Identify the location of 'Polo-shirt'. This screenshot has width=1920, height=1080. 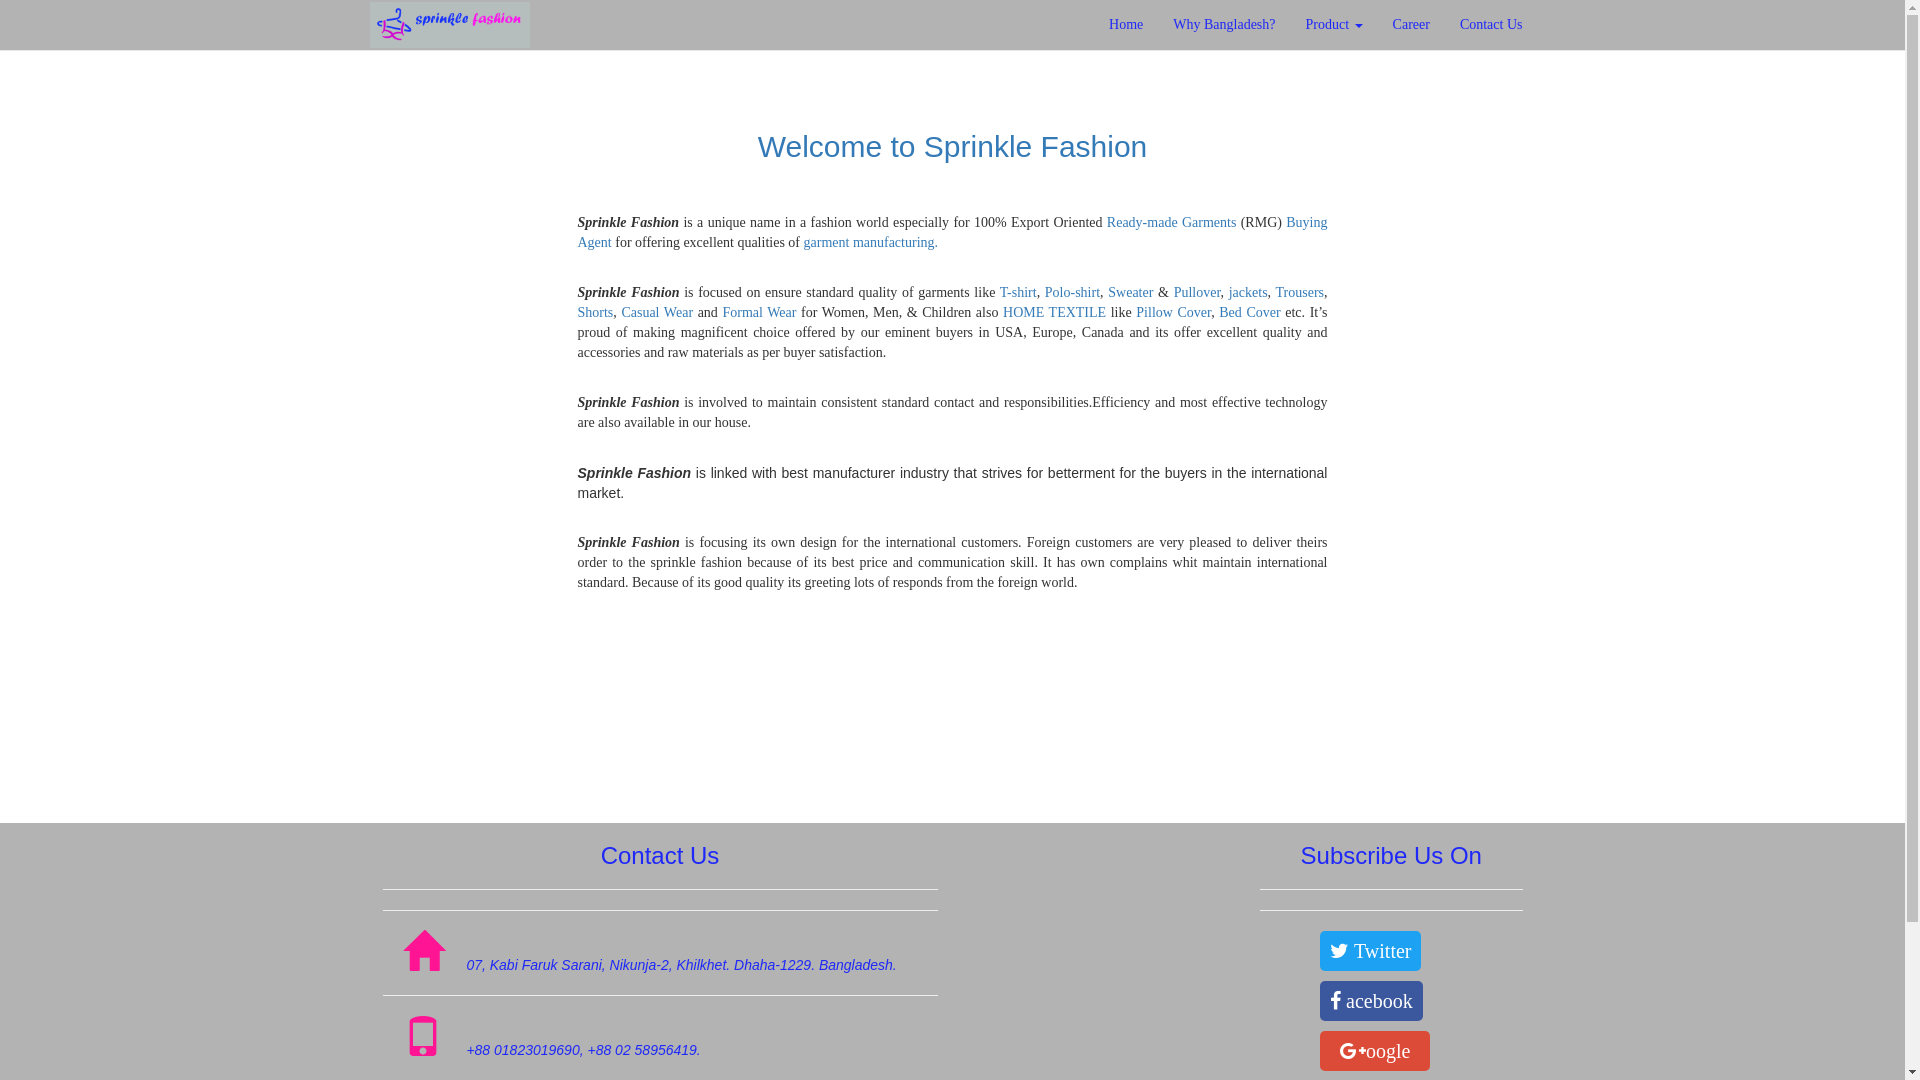
(1071, 292).